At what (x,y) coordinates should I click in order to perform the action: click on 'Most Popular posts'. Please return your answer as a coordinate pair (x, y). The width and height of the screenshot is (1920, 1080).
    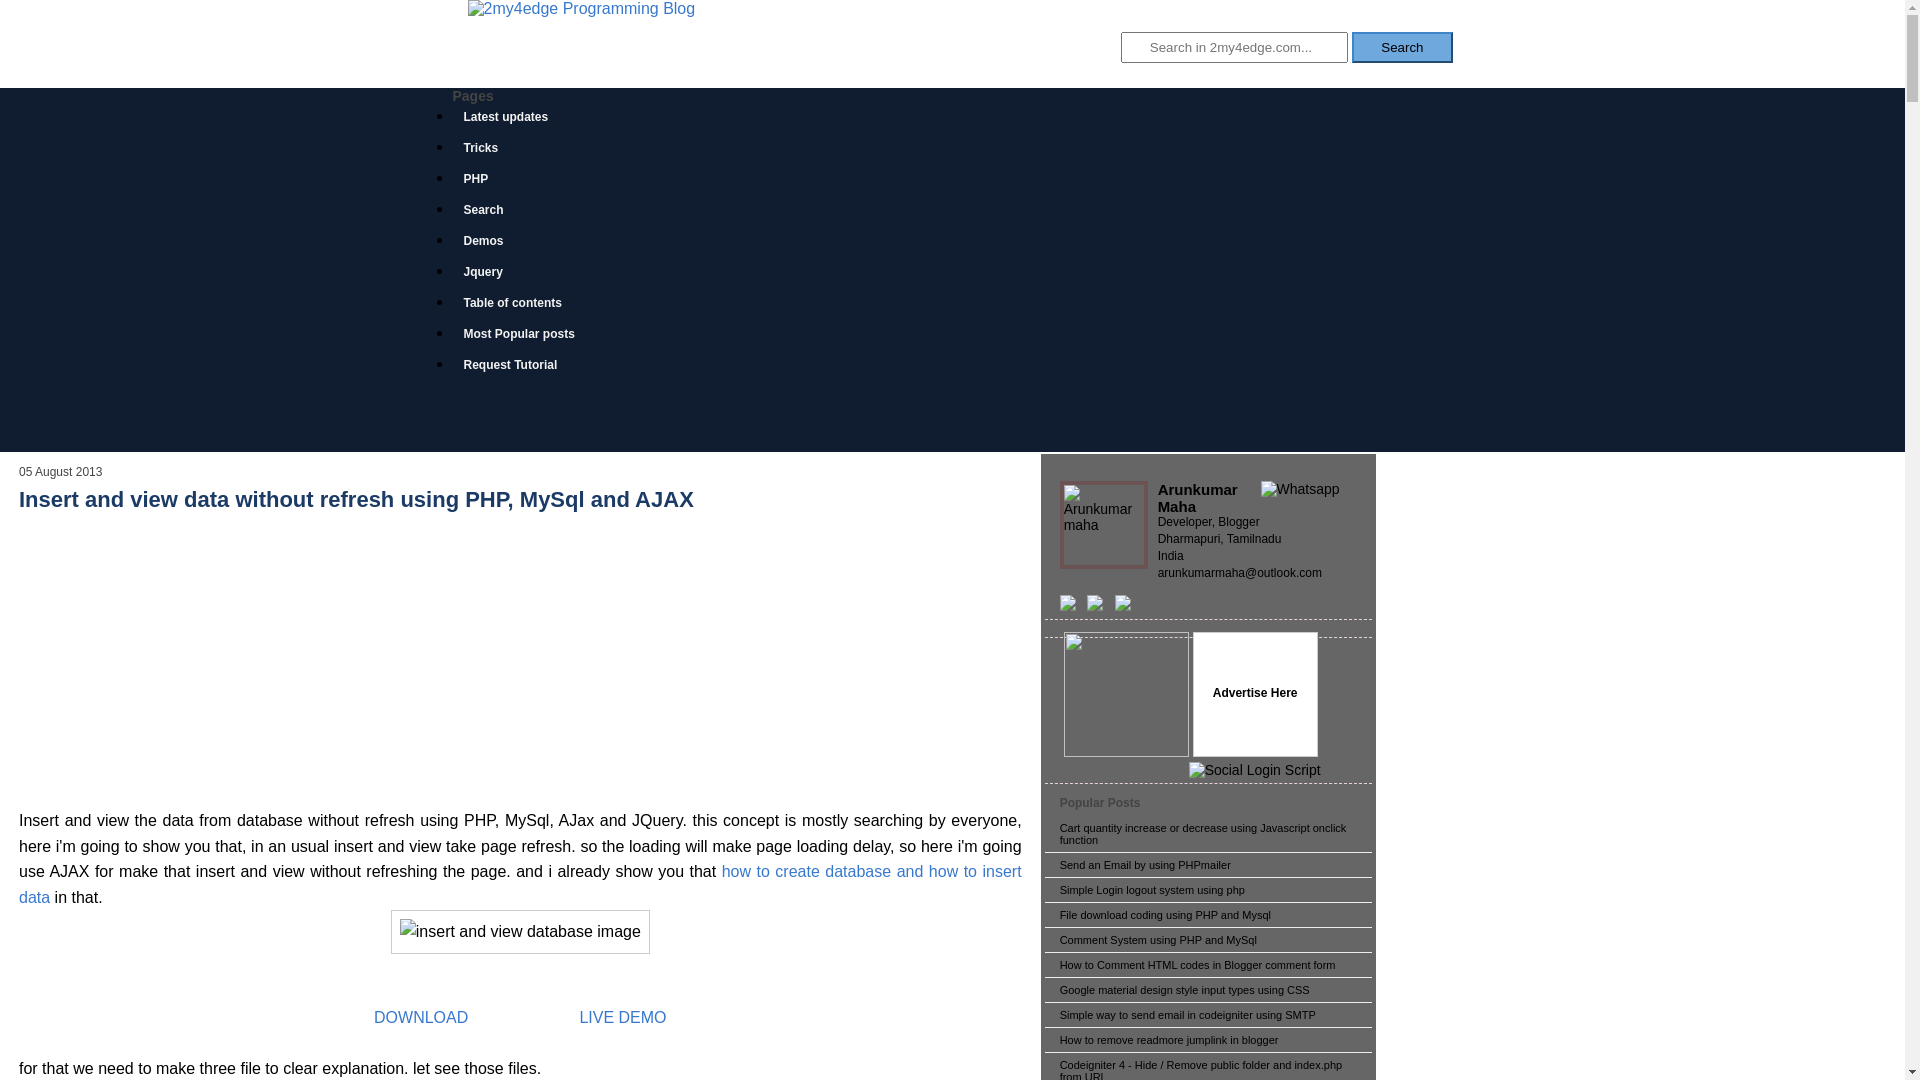
    Looking at the image, I should click on (528, 335).